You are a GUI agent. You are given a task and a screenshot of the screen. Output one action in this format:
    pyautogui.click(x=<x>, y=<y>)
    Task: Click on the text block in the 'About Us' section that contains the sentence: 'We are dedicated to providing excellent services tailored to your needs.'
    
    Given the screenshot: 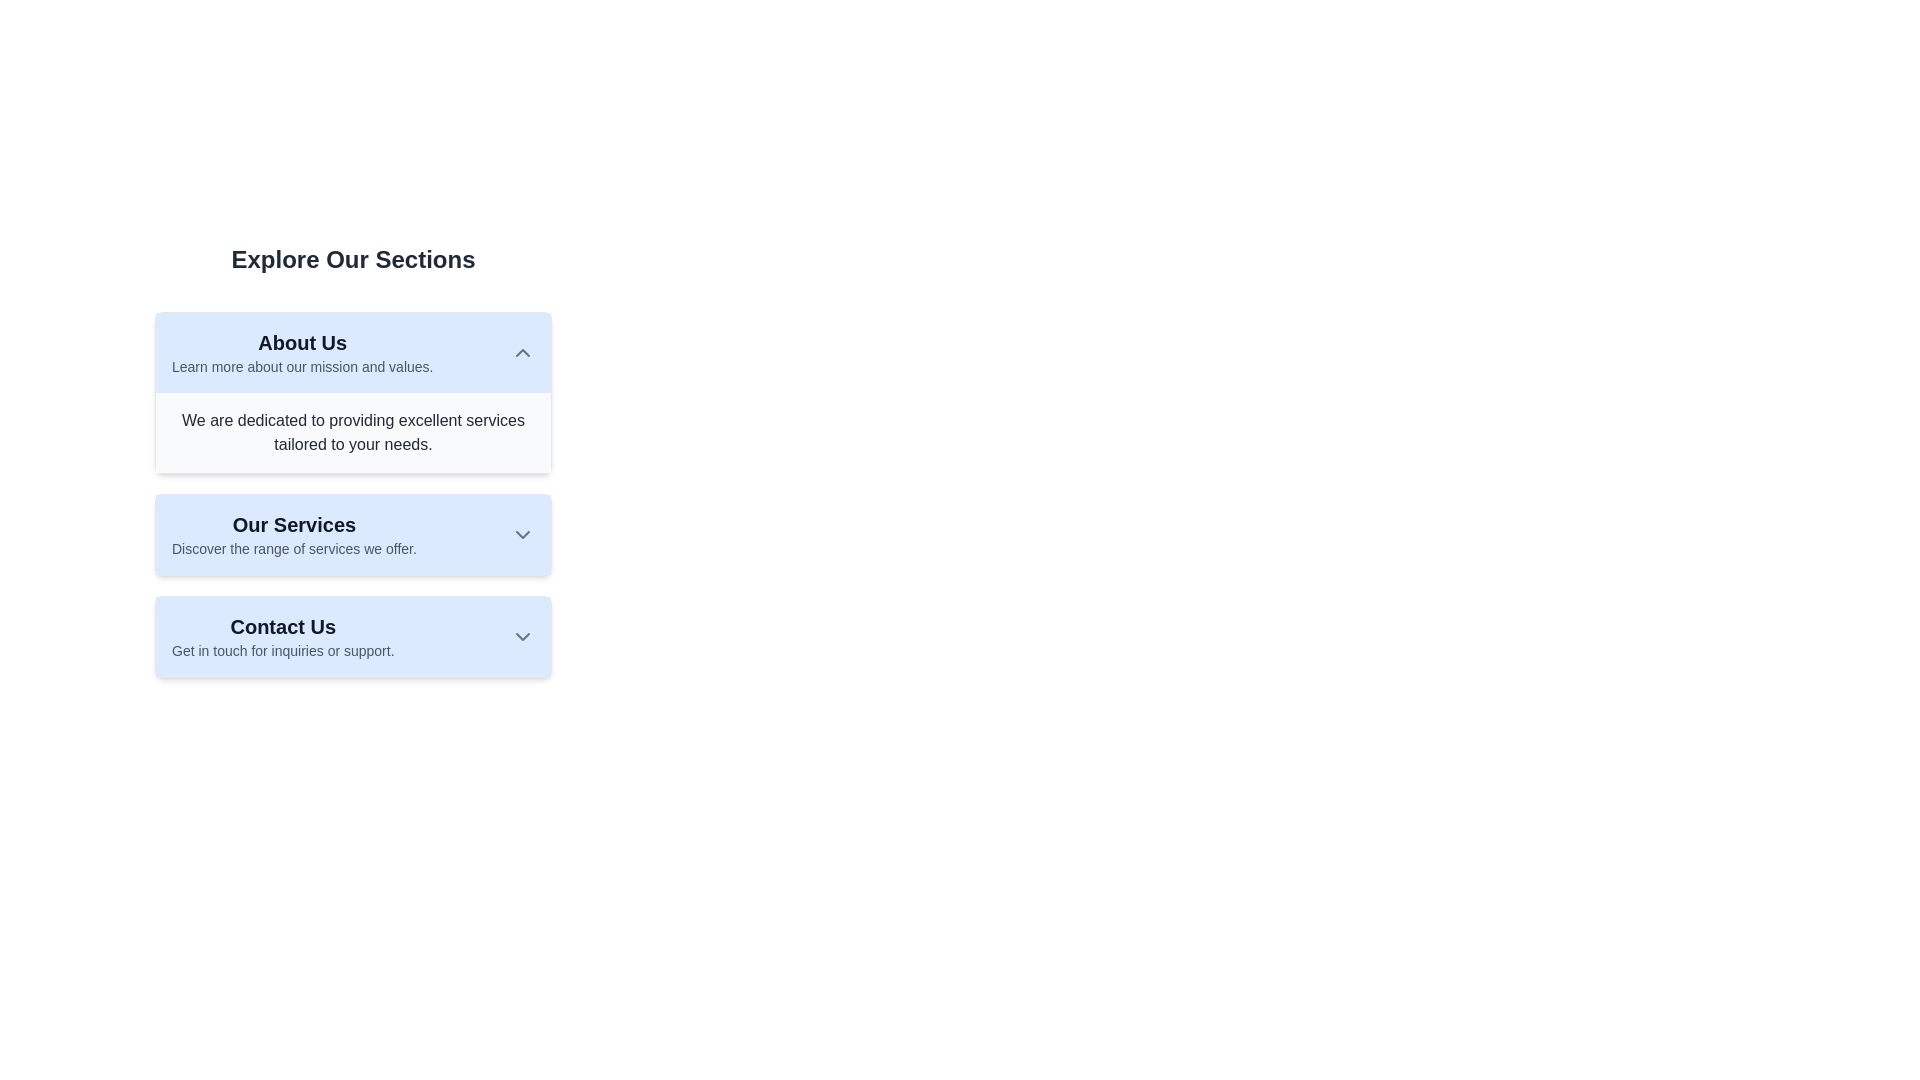 What is the action you would take?
    pyautogui.click(x=353, y=431)
    